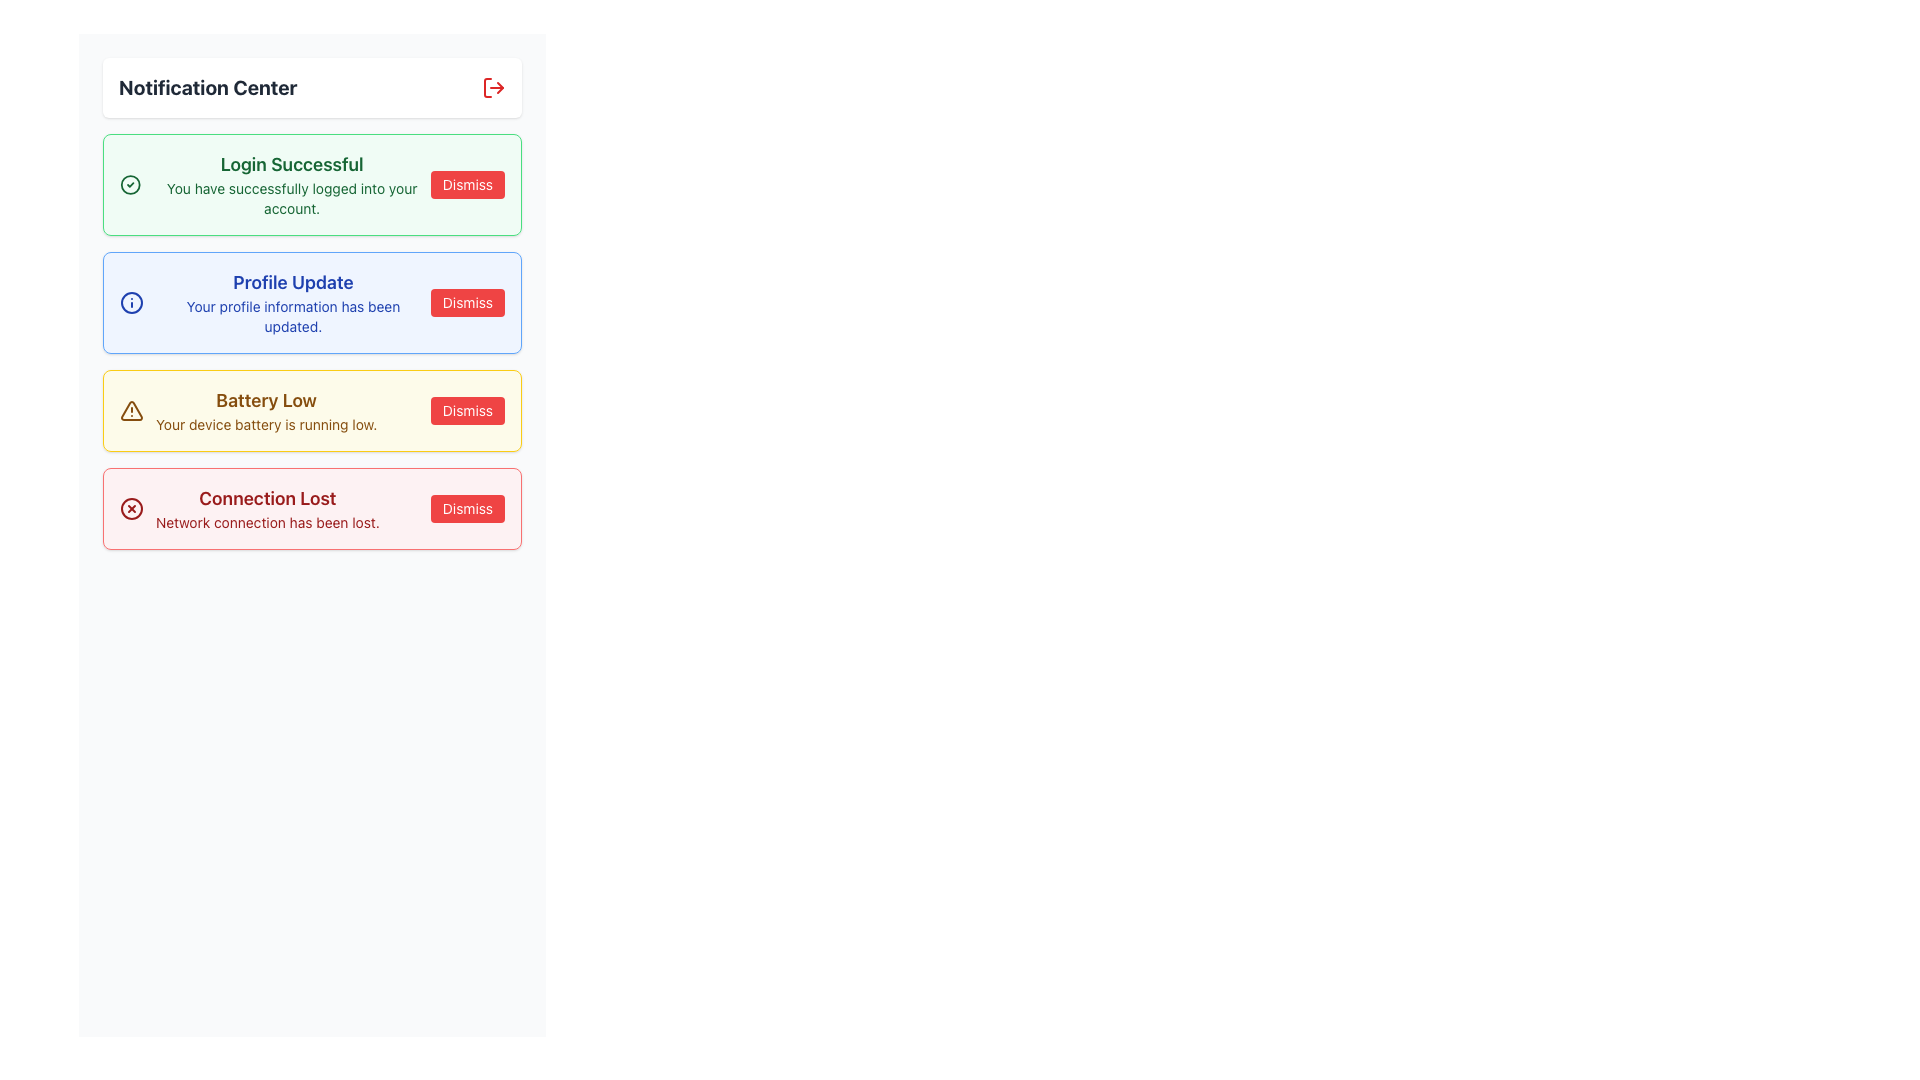  I want to click on the triangular warning icon with a bold border and an exclamation point, which indicates a 'Battery Low' notification, so click(130, 409).